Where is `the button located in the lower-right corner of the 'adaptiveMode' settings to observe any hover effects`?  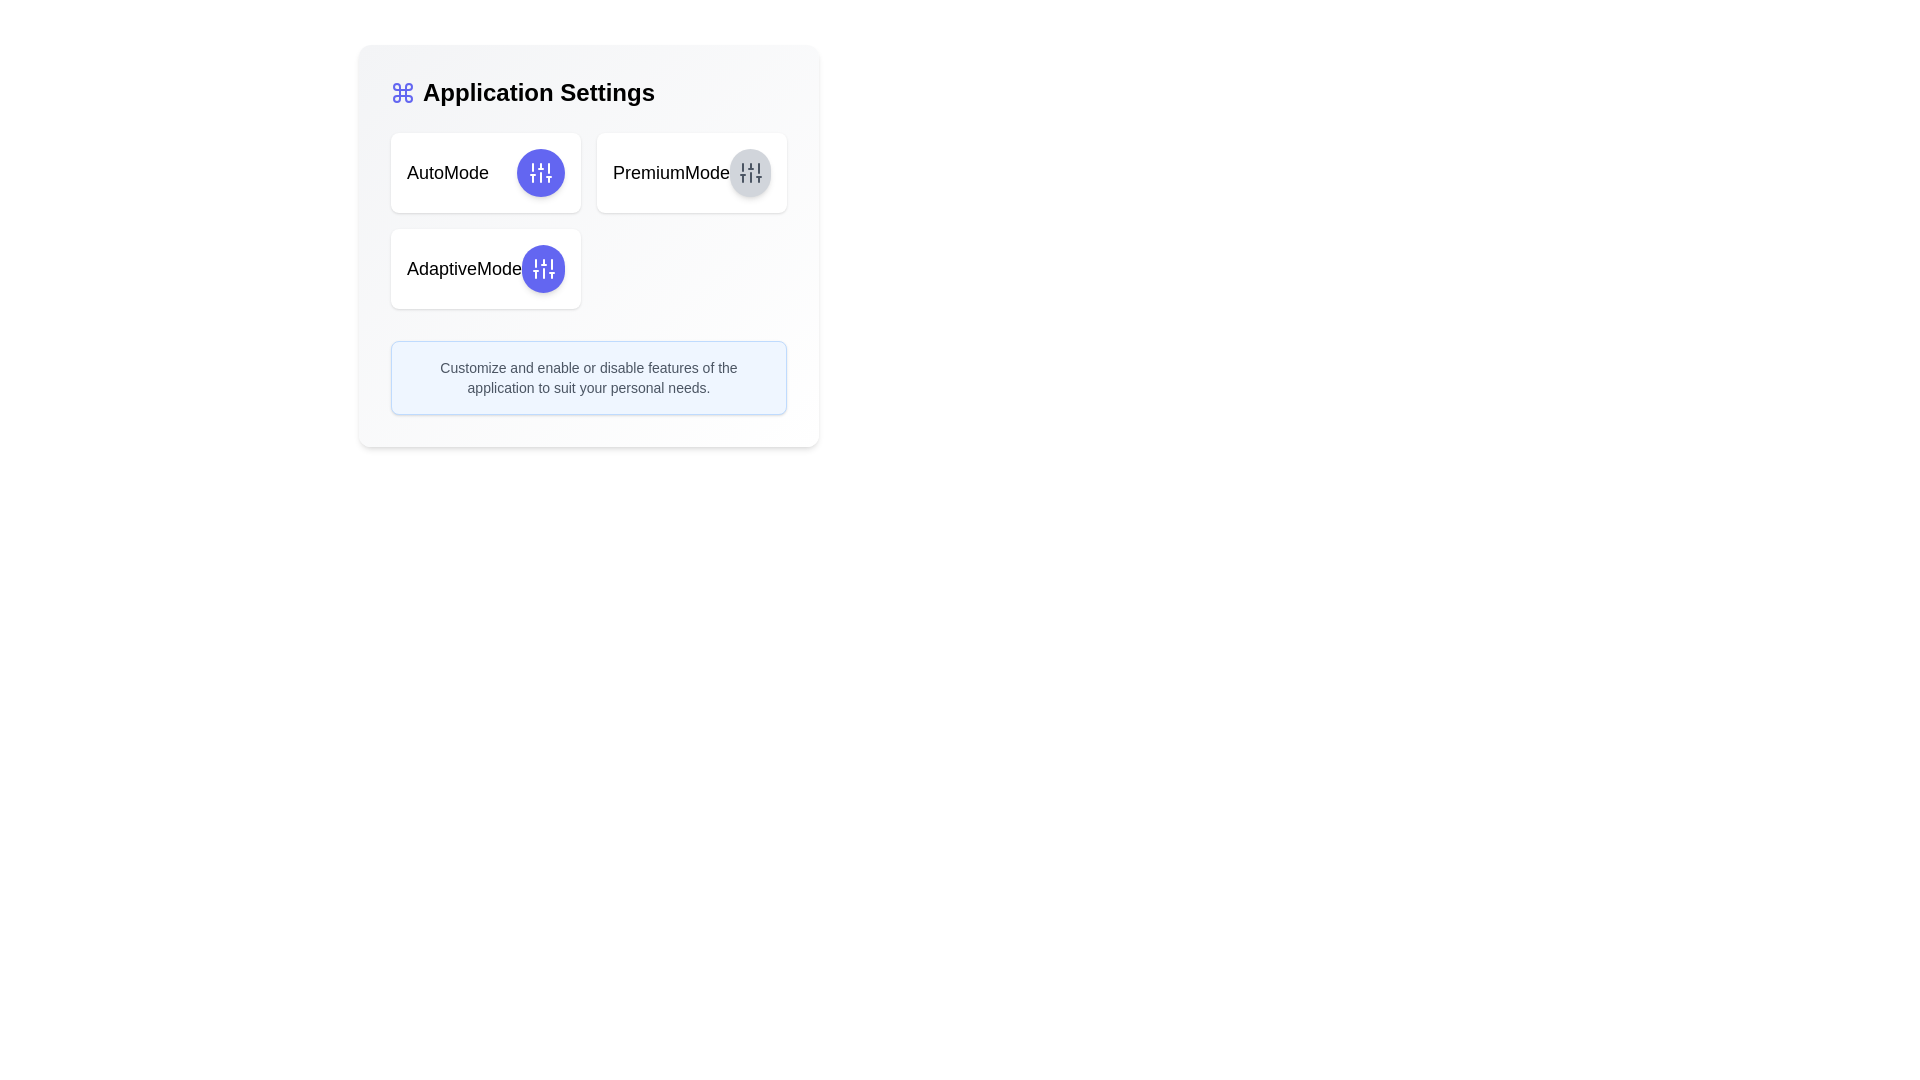 the button located in the lower-right corner of the 'adaptiveMode' settings to observe any hover effects is located at coordinates (543, 268).